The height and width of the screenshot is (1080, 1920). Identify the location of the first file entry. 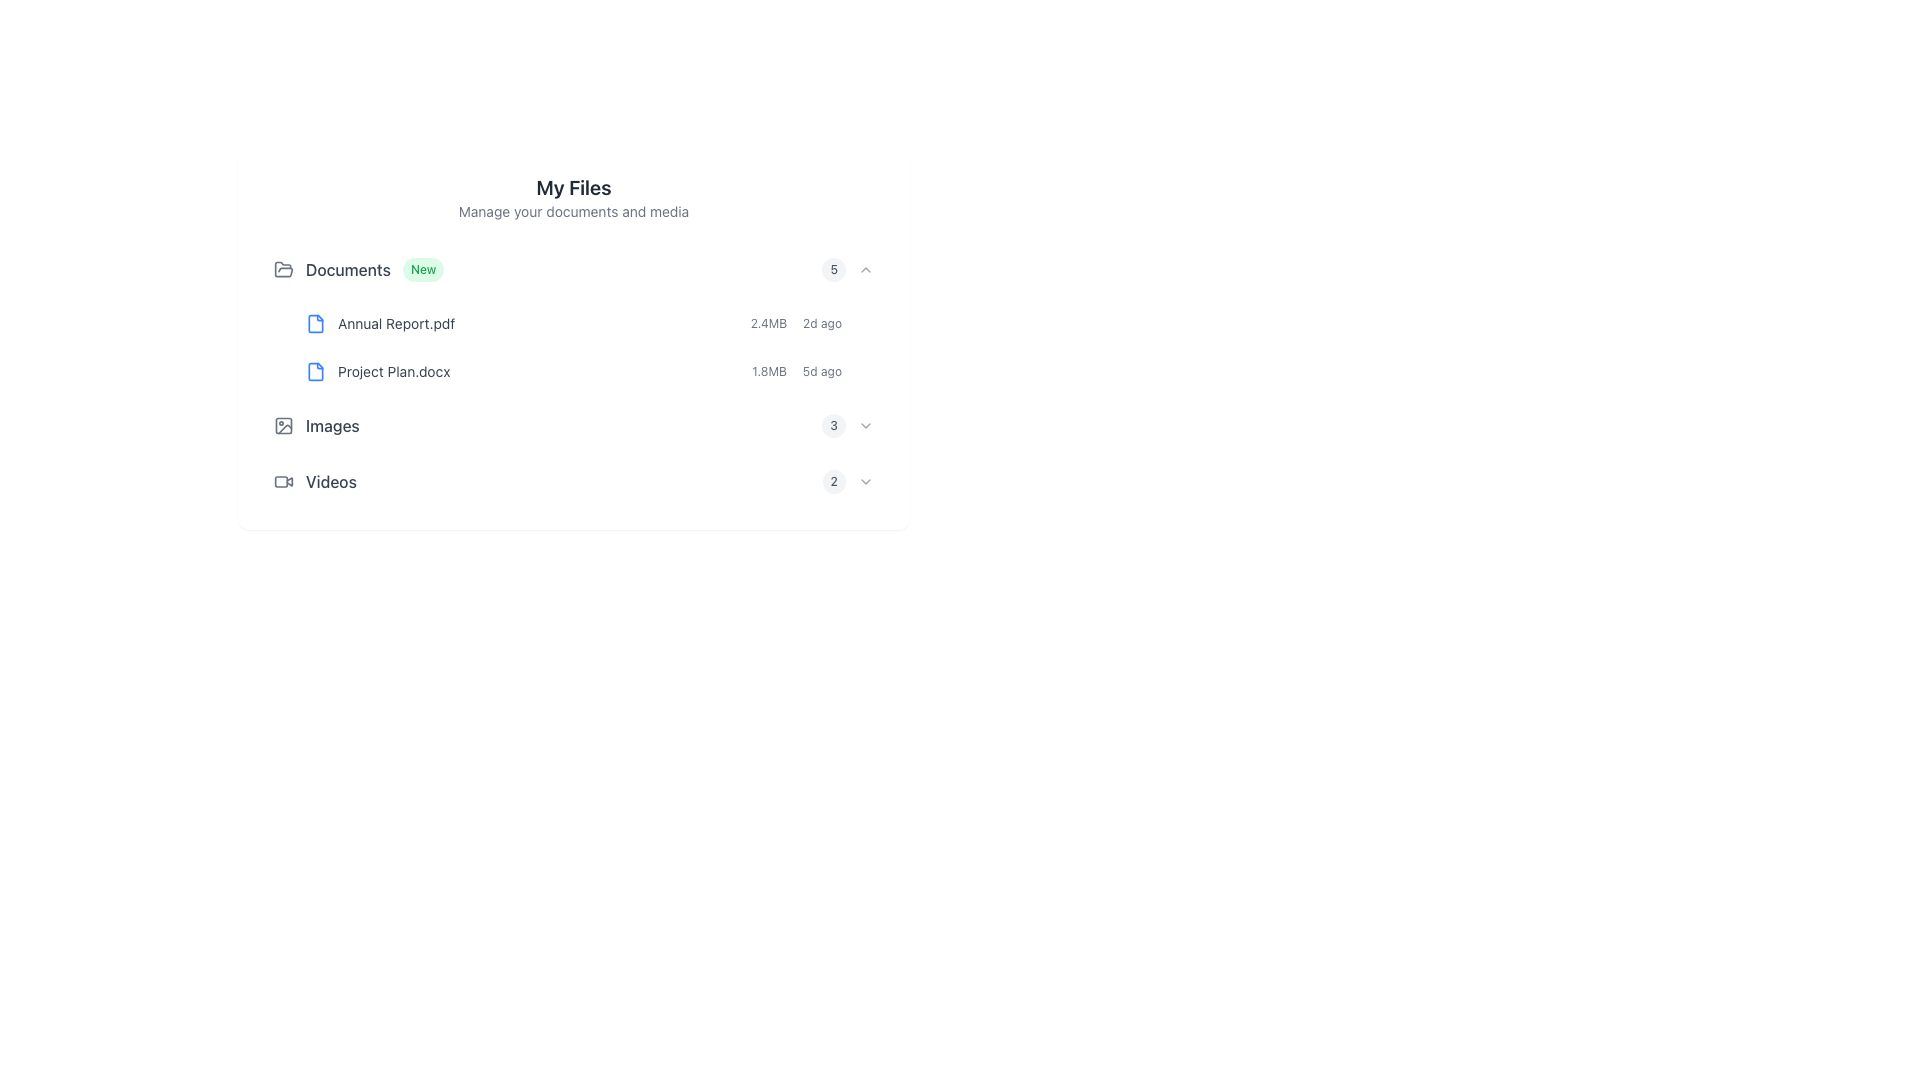
(589, 323).